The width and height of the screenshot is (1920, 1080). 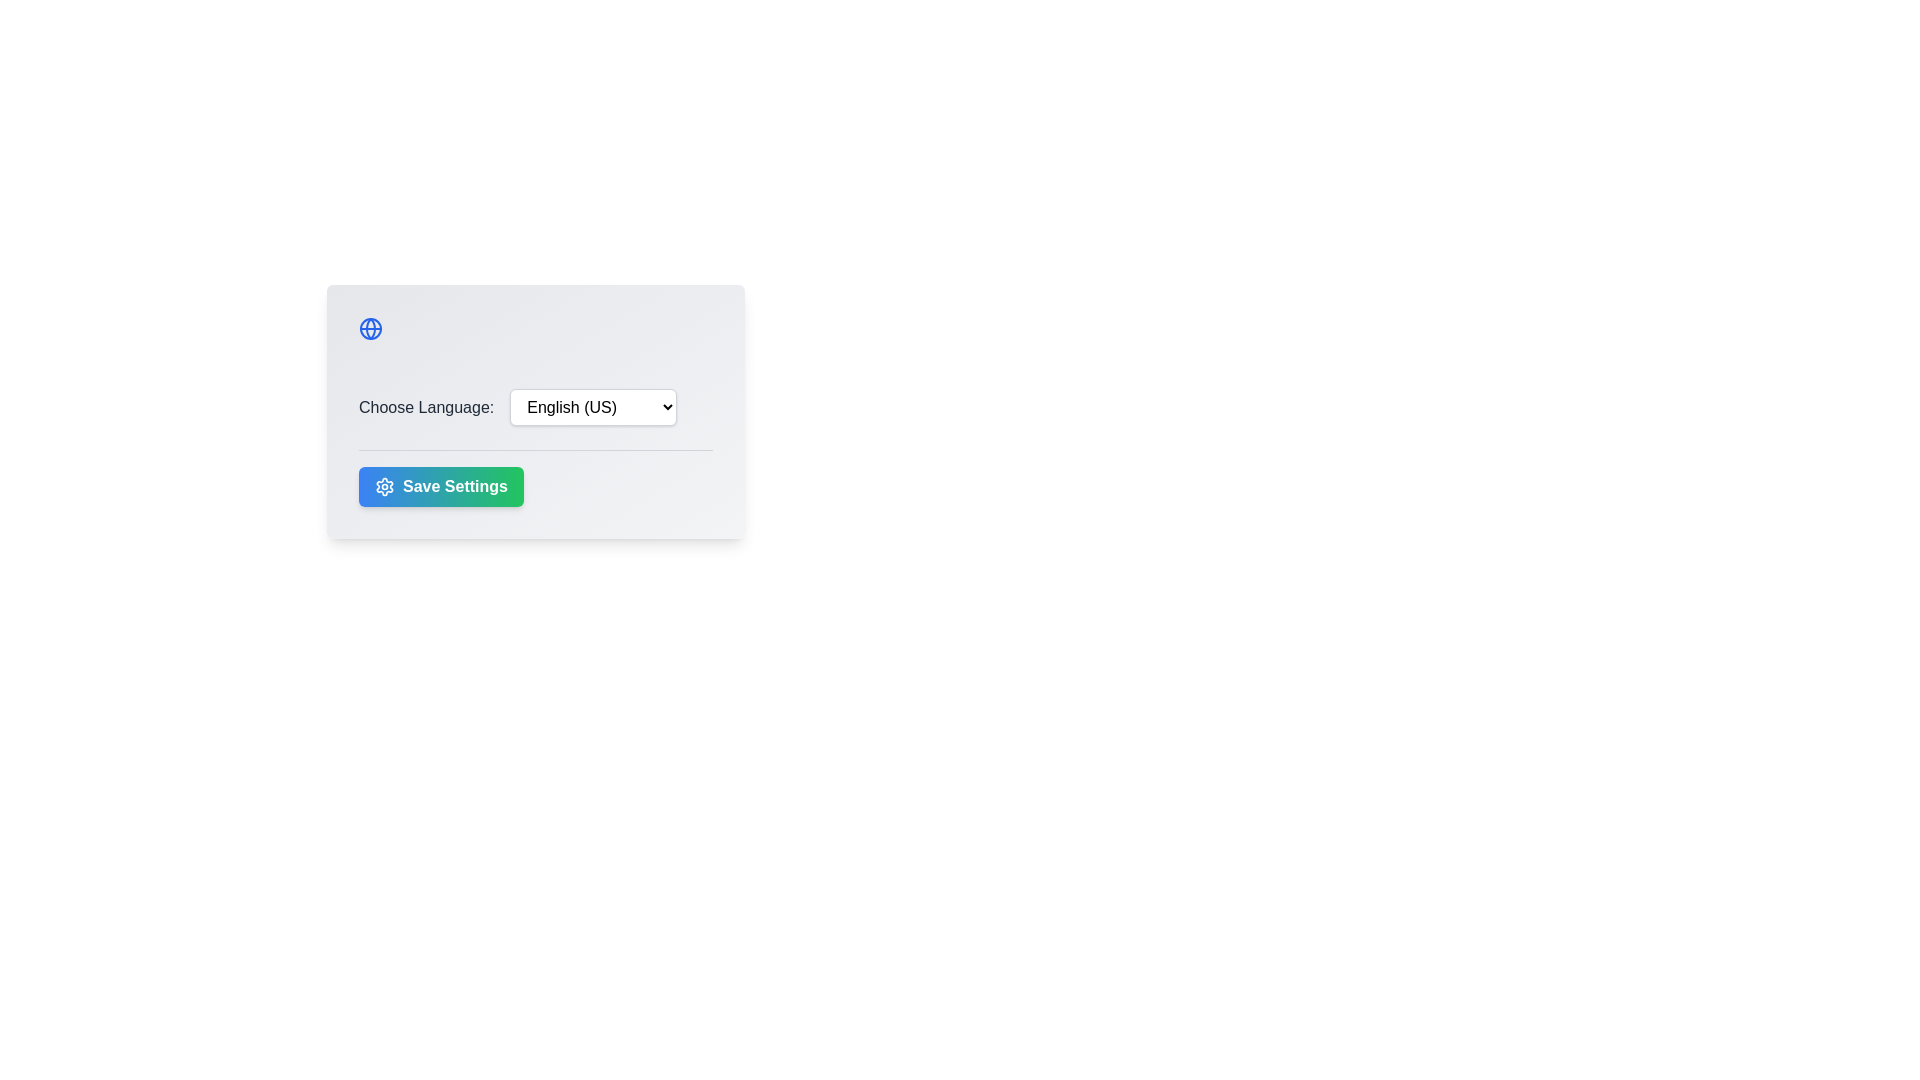 I want to click on the 'Save Settings' button, so click(x=440, y=486).